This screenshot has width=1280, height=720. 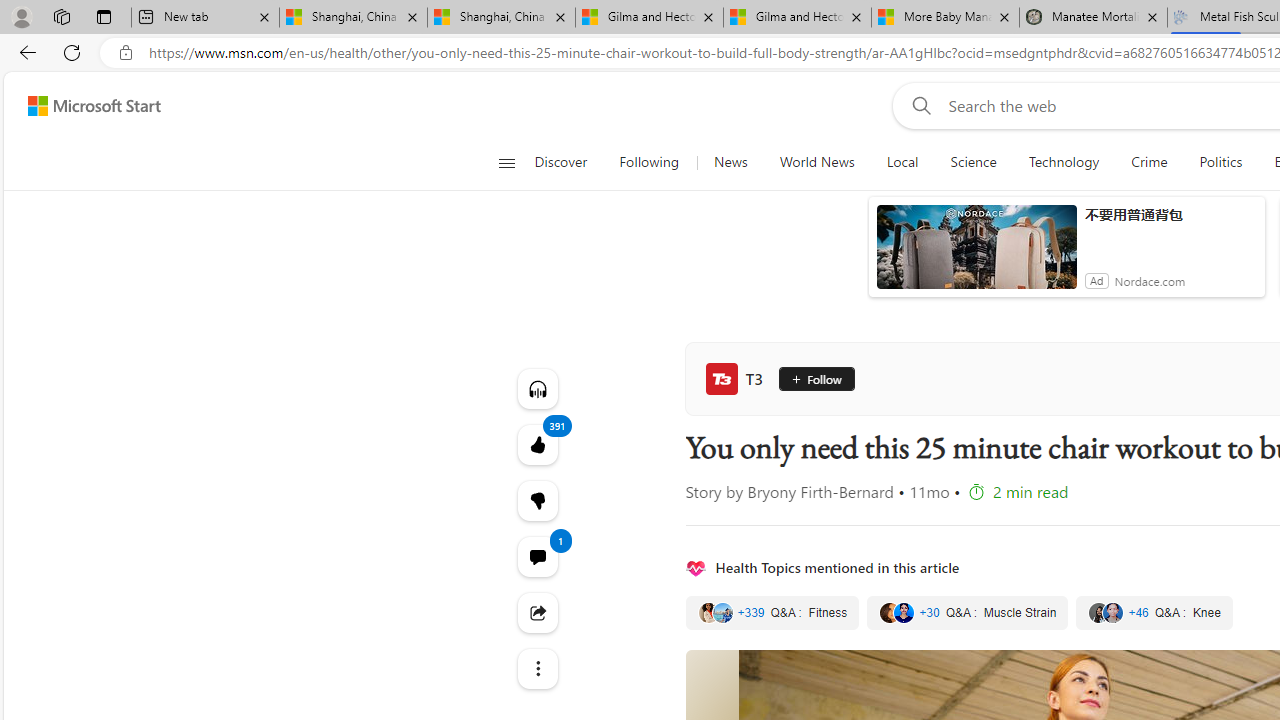 I want to click on 'Crime', so click(x=1149, y=162).